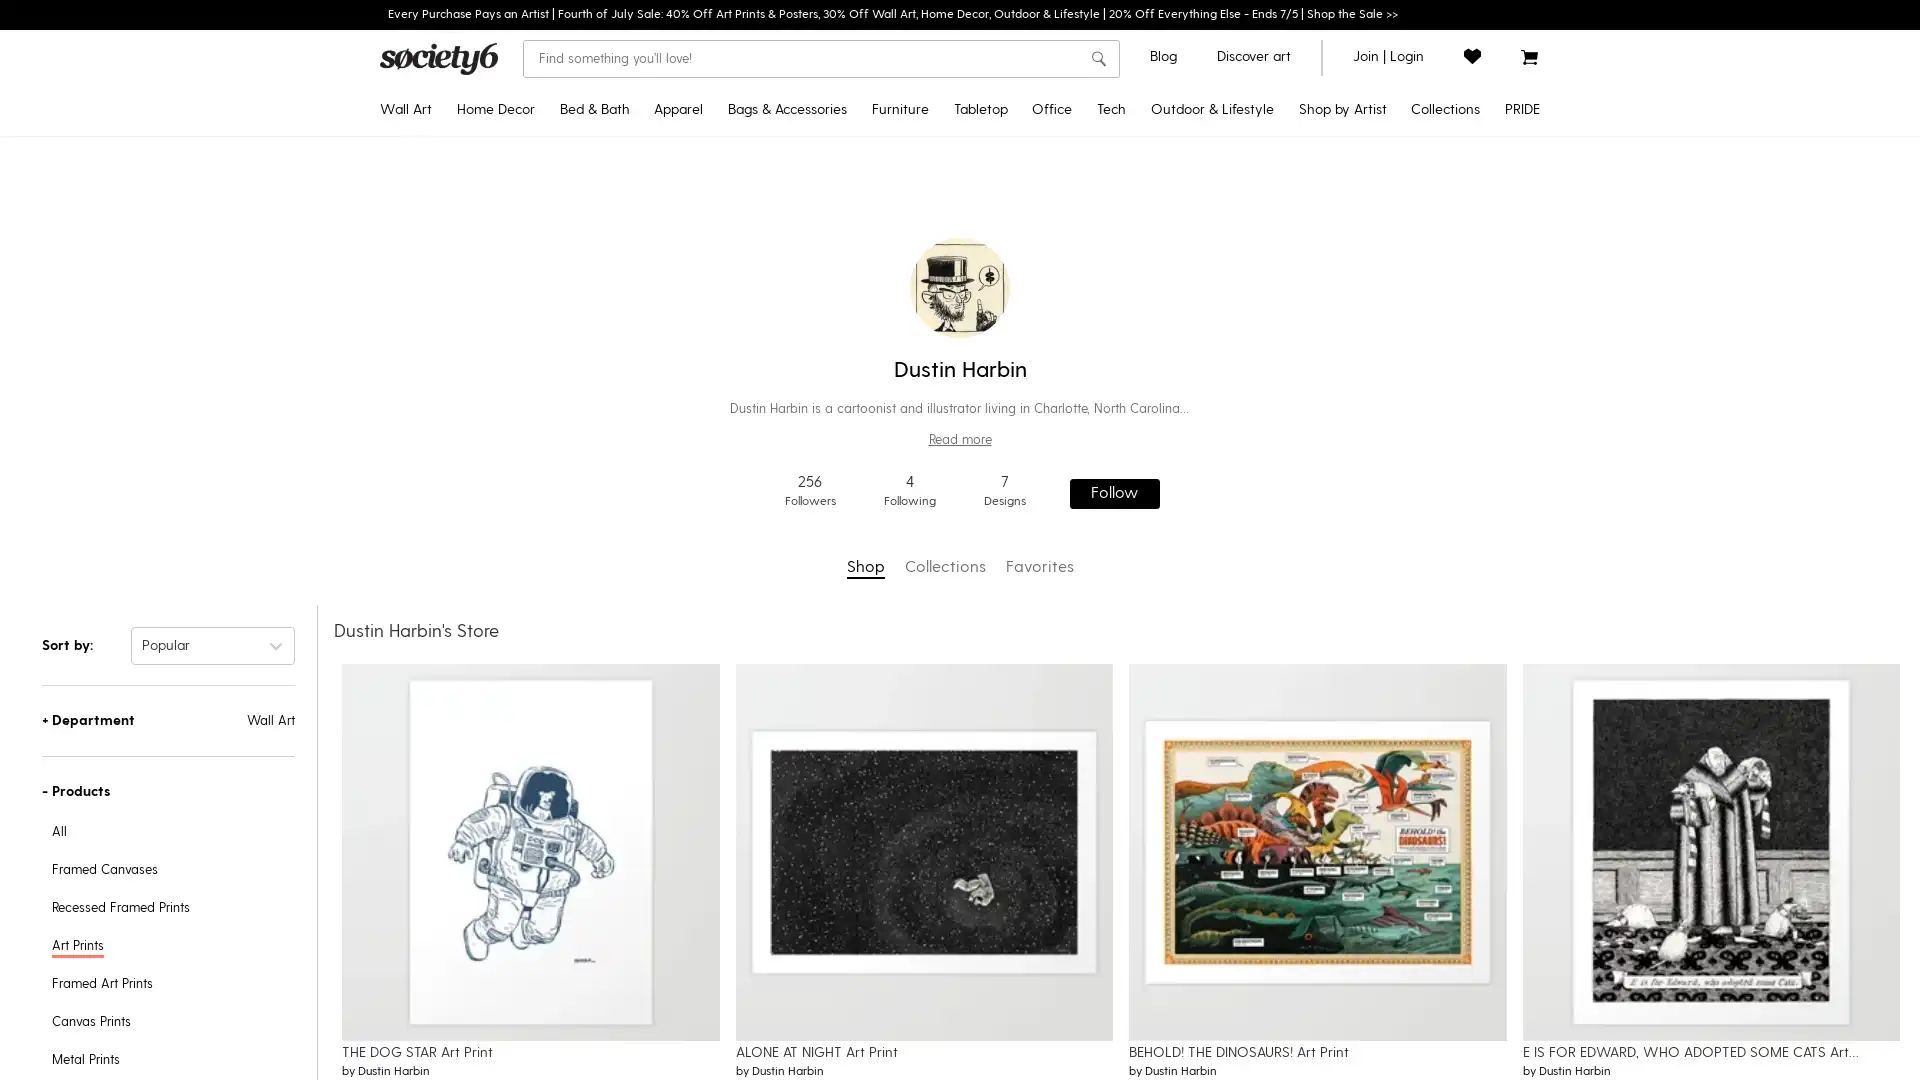 Image resolution: width=1920 pixels, height=1080 pixels. What do you see at coordinates (1238, 353) in the screenshot?
I see `Welcome Mats` at bounding box center [1238, 353].